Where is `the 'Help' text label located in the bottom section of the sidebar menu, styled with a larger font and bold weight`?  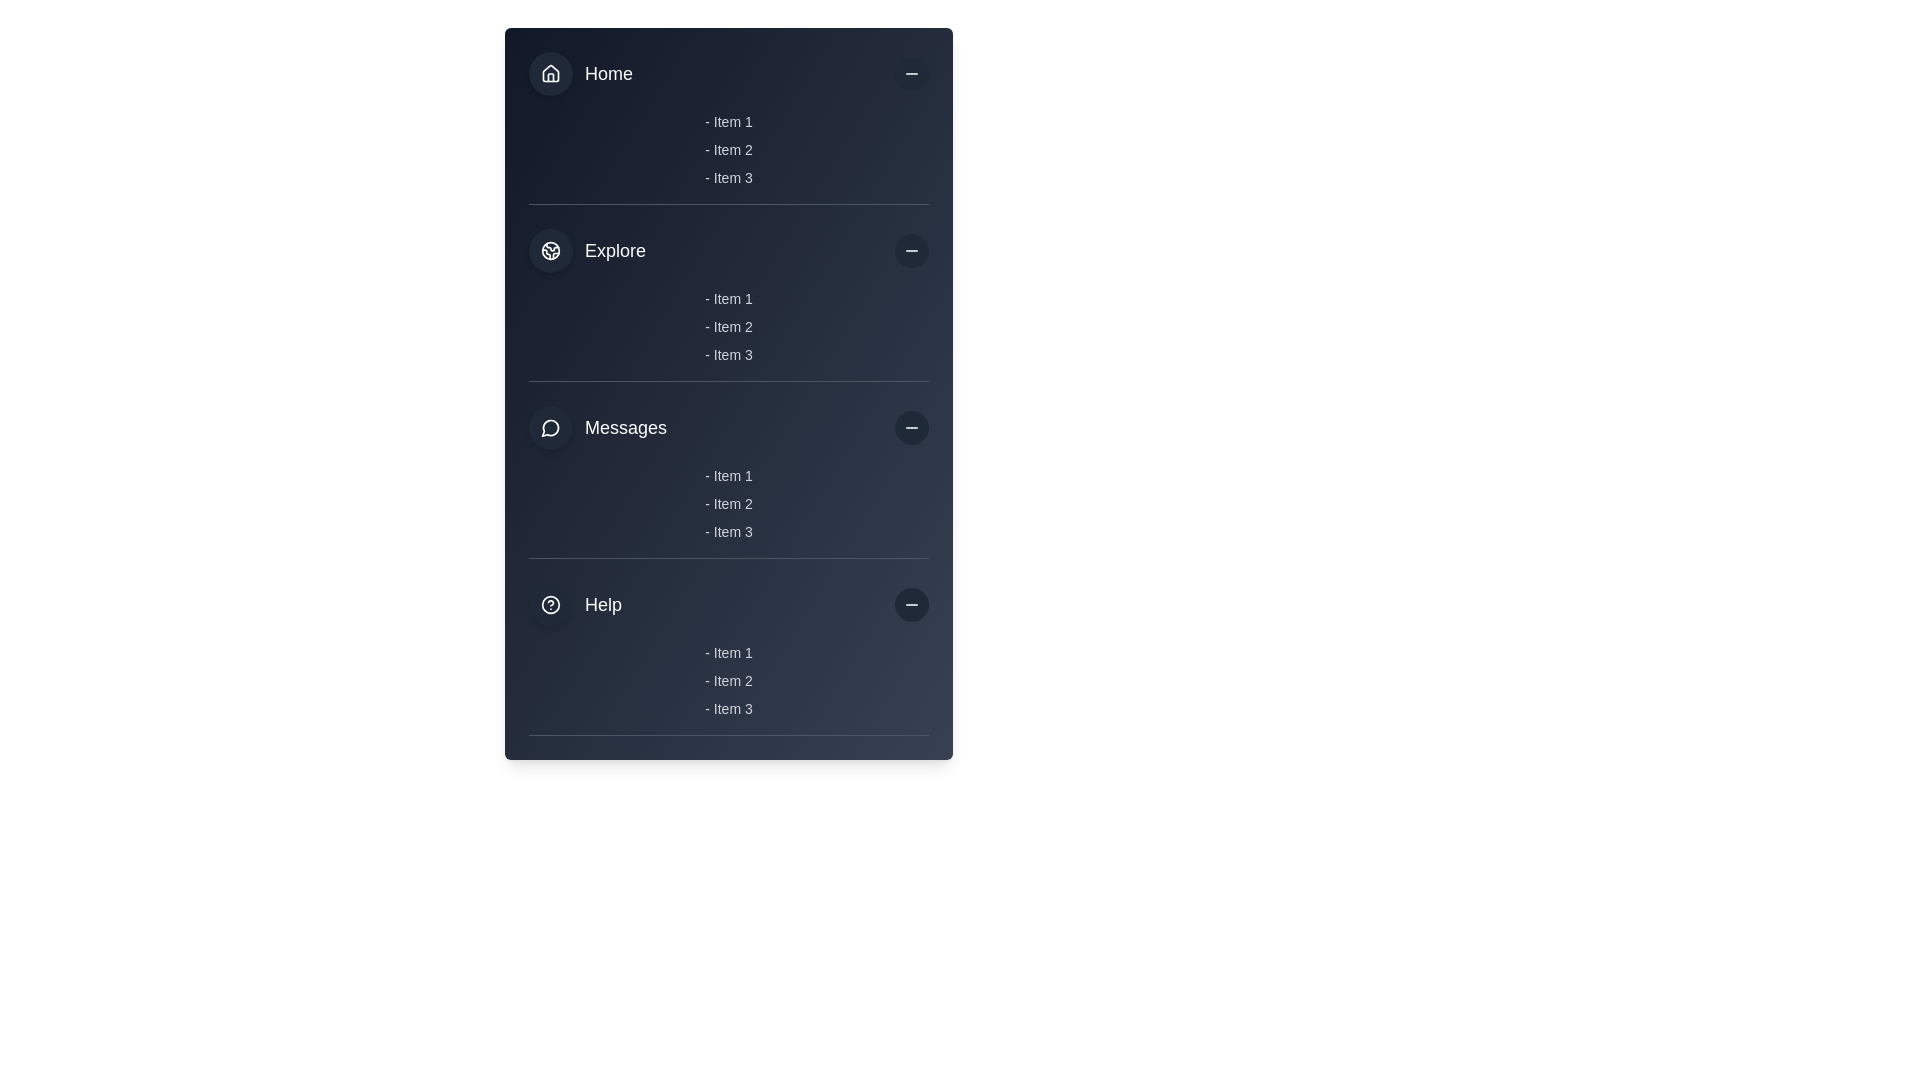 the 'Help' text label located in the bottom section of the sidebar menu, styled with a larger font and bold weight is located at coordinates (602, 604).